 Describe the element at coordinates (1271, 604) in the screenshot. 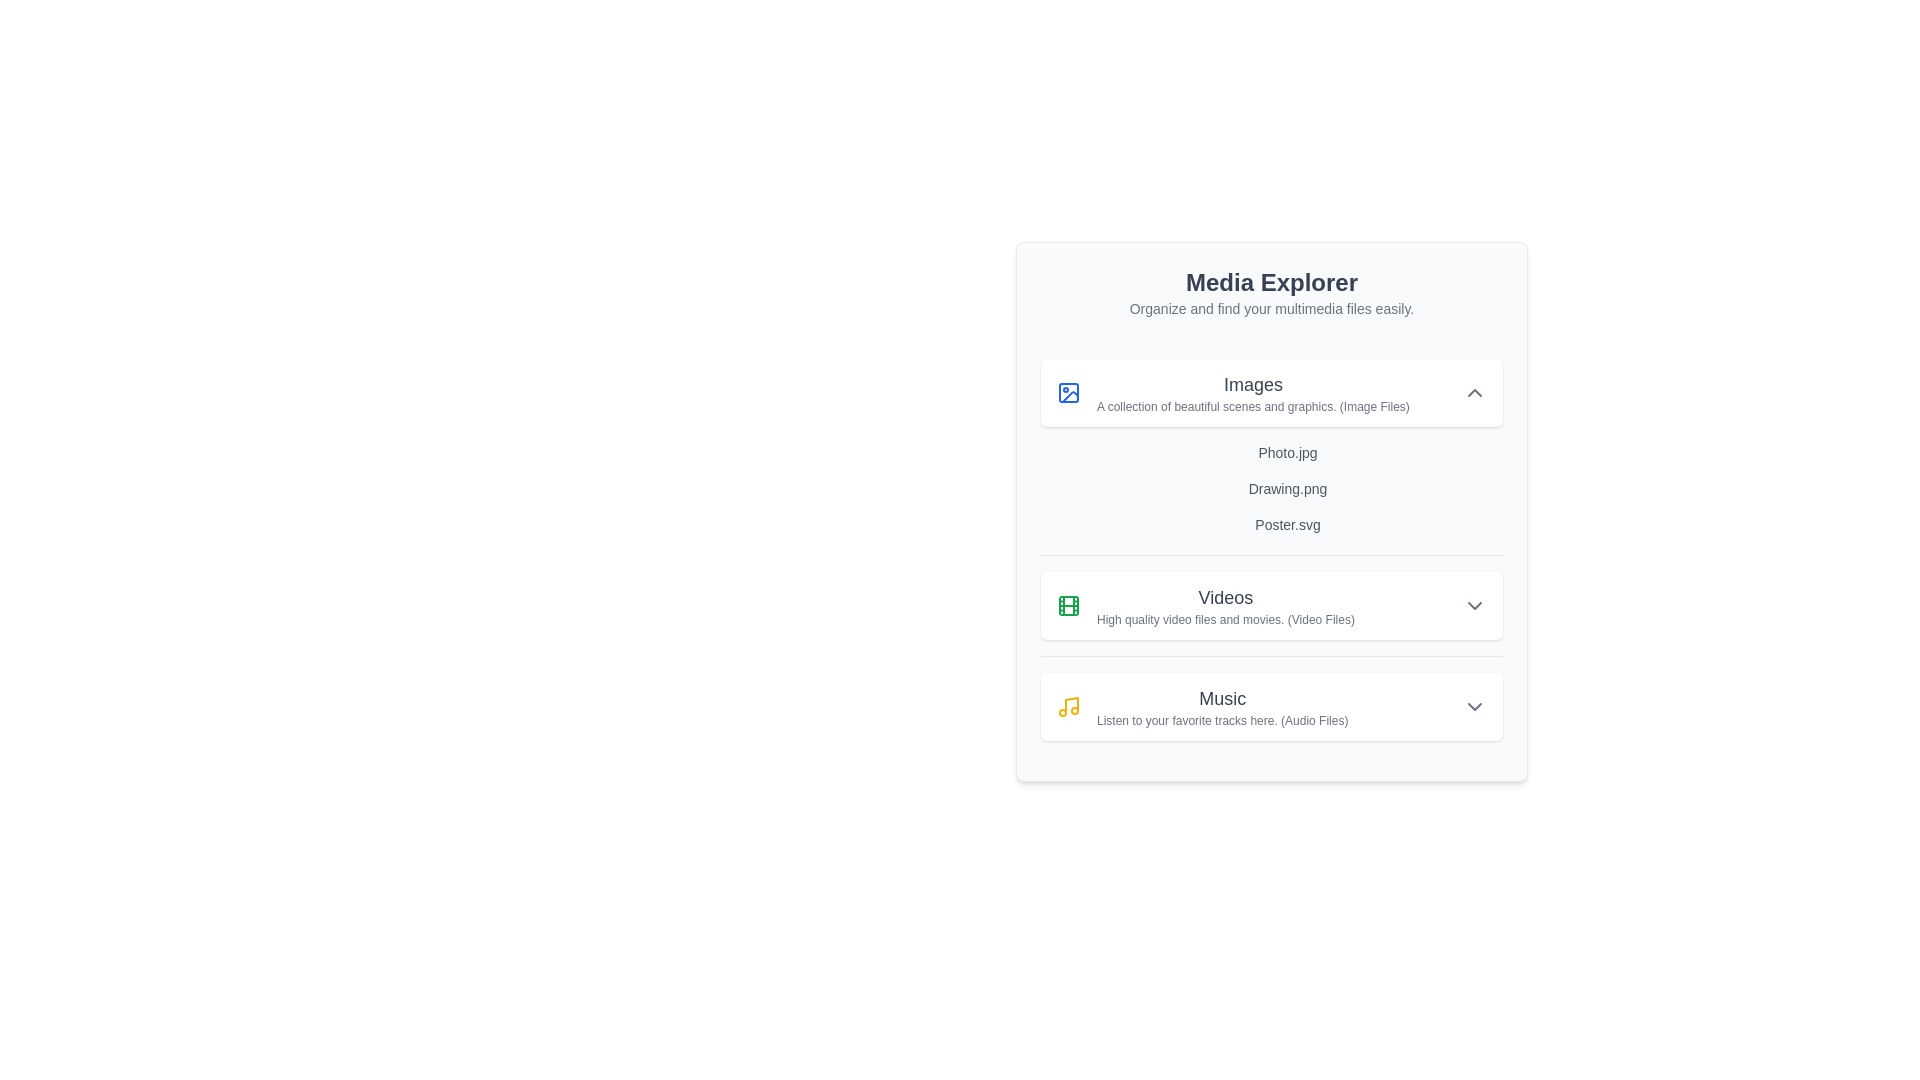

I see `the gray downward arrow icon on the second selectable list item titled 'Videos' in the Media Explorer interface` at that location.